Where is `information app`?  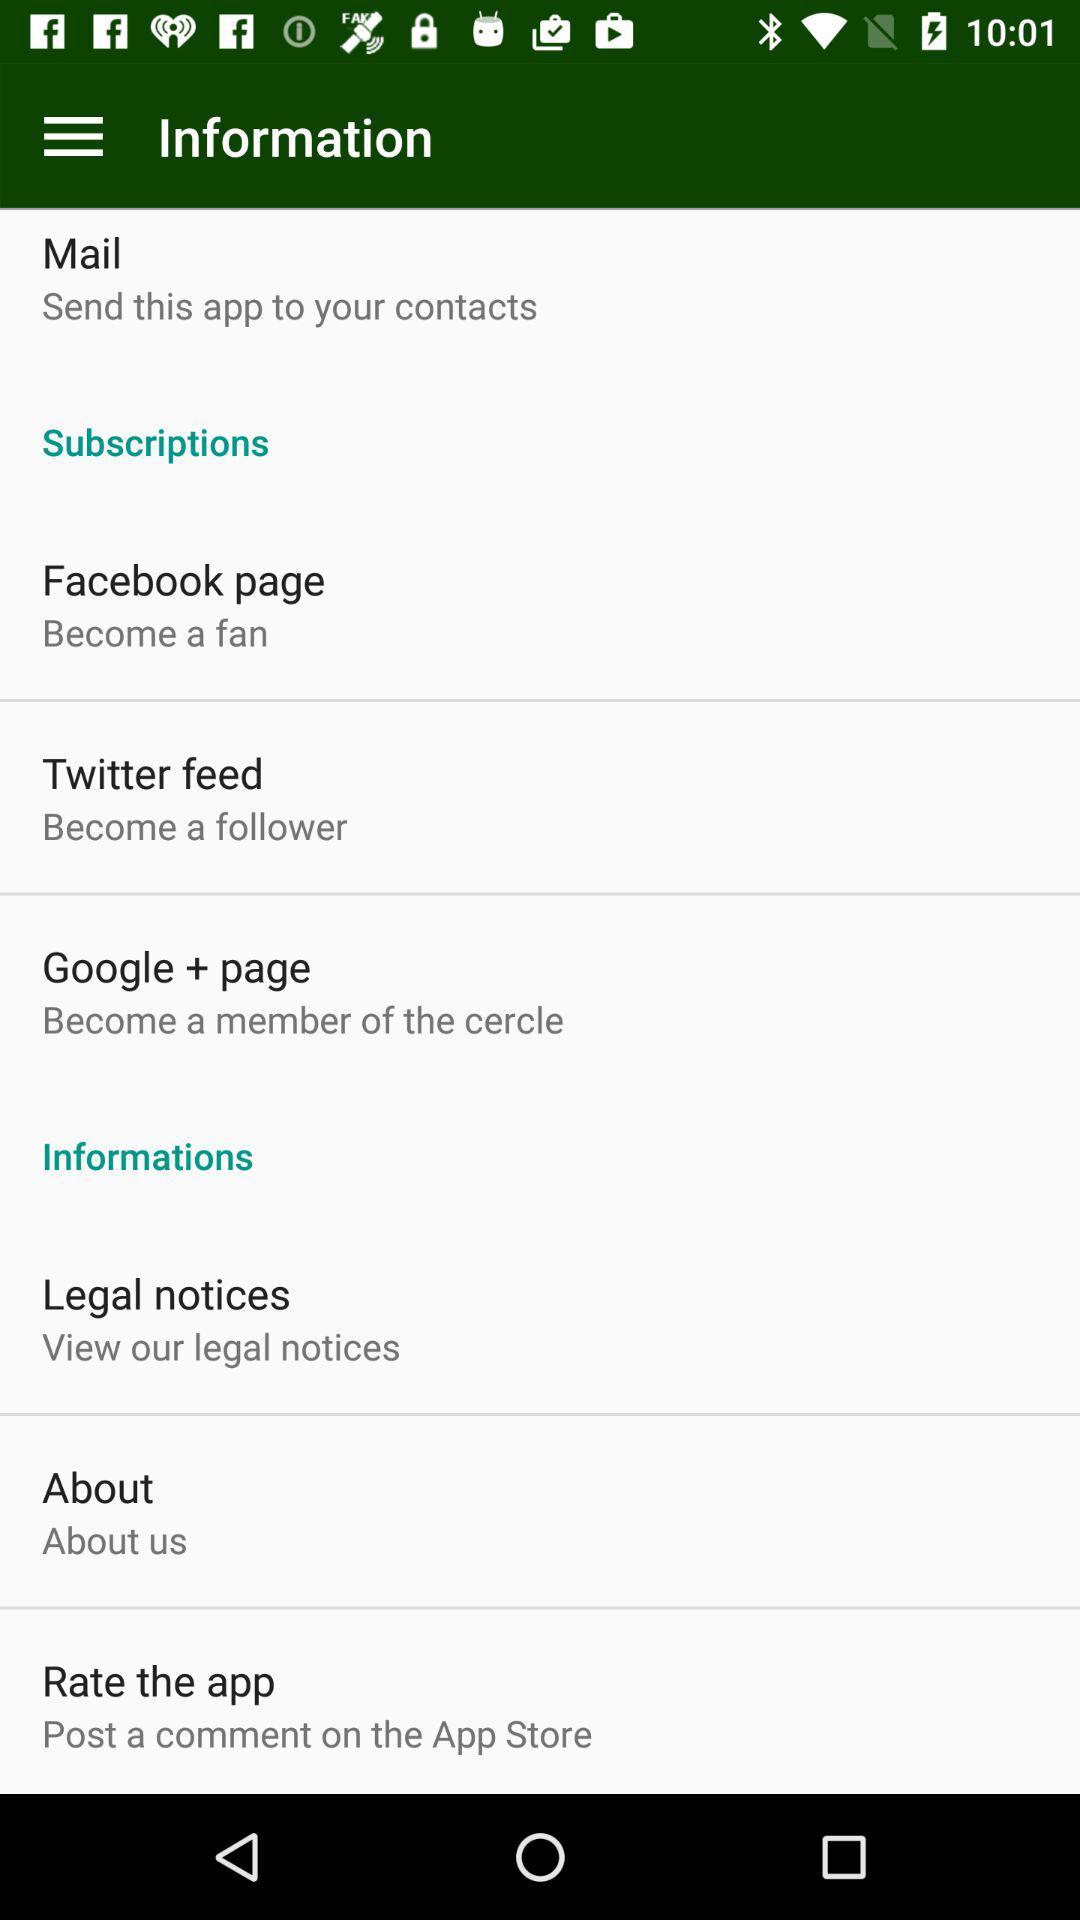 information app is located at coordinates (72, 135).